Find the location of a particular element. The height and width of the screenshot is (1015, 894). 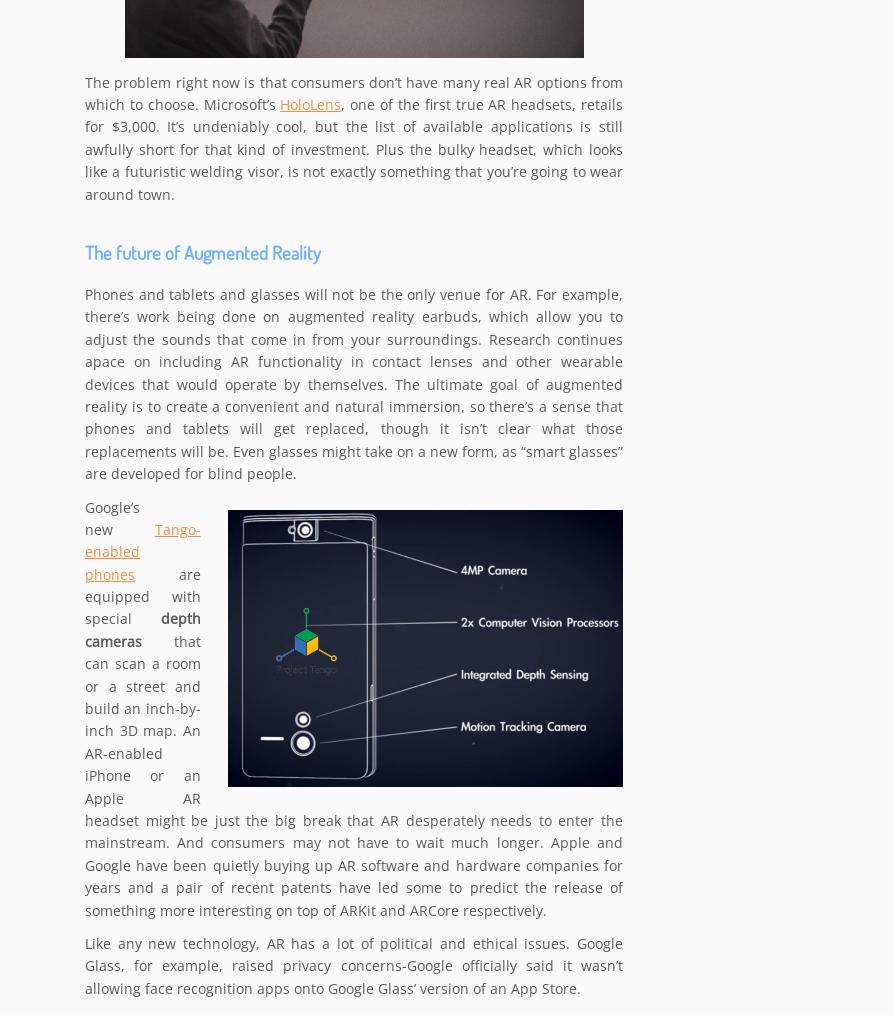

'Tango-enabled phones' is located at coordinates (142, 552).